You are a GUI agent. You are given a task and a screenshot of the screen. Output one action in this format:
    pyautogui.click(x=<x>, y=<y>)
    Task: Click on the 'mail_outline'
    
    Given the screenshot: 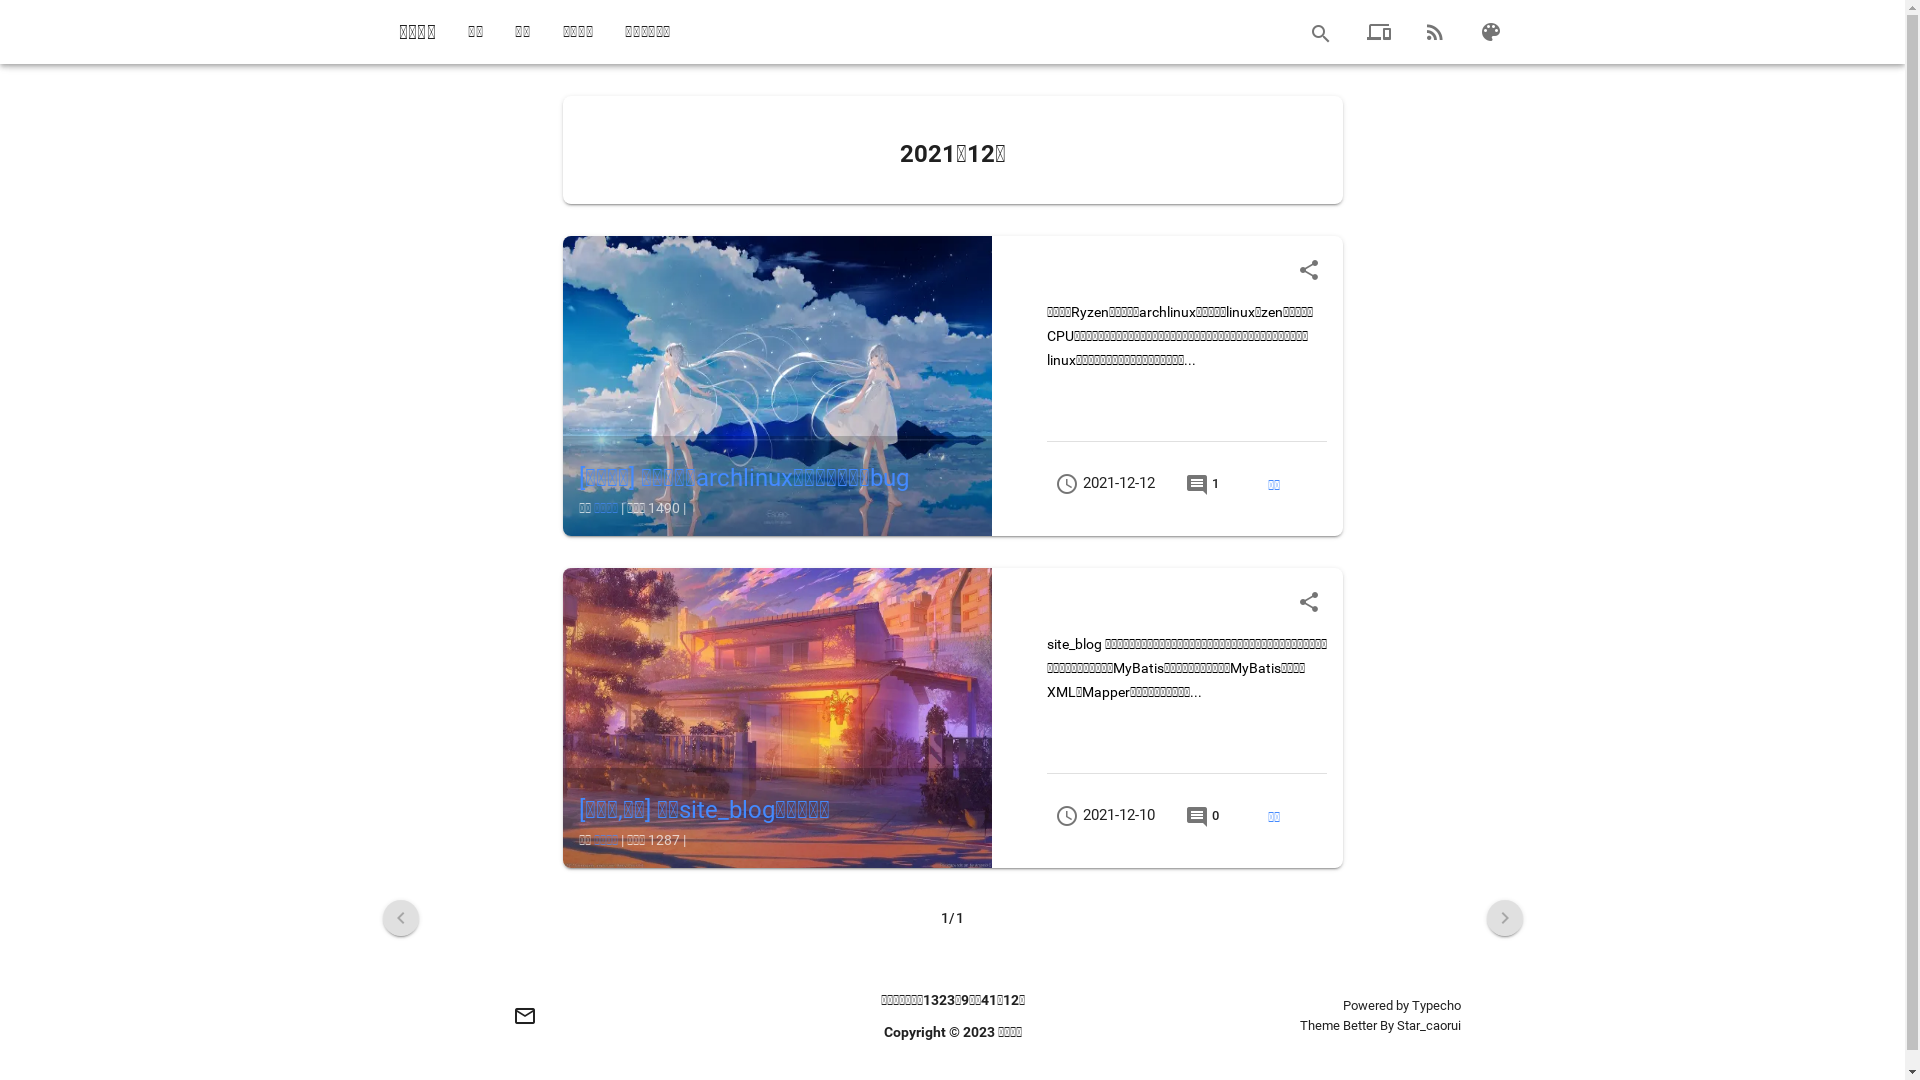 What is the action you would take?
    pyautogui.click(x=524, y=1015)
    